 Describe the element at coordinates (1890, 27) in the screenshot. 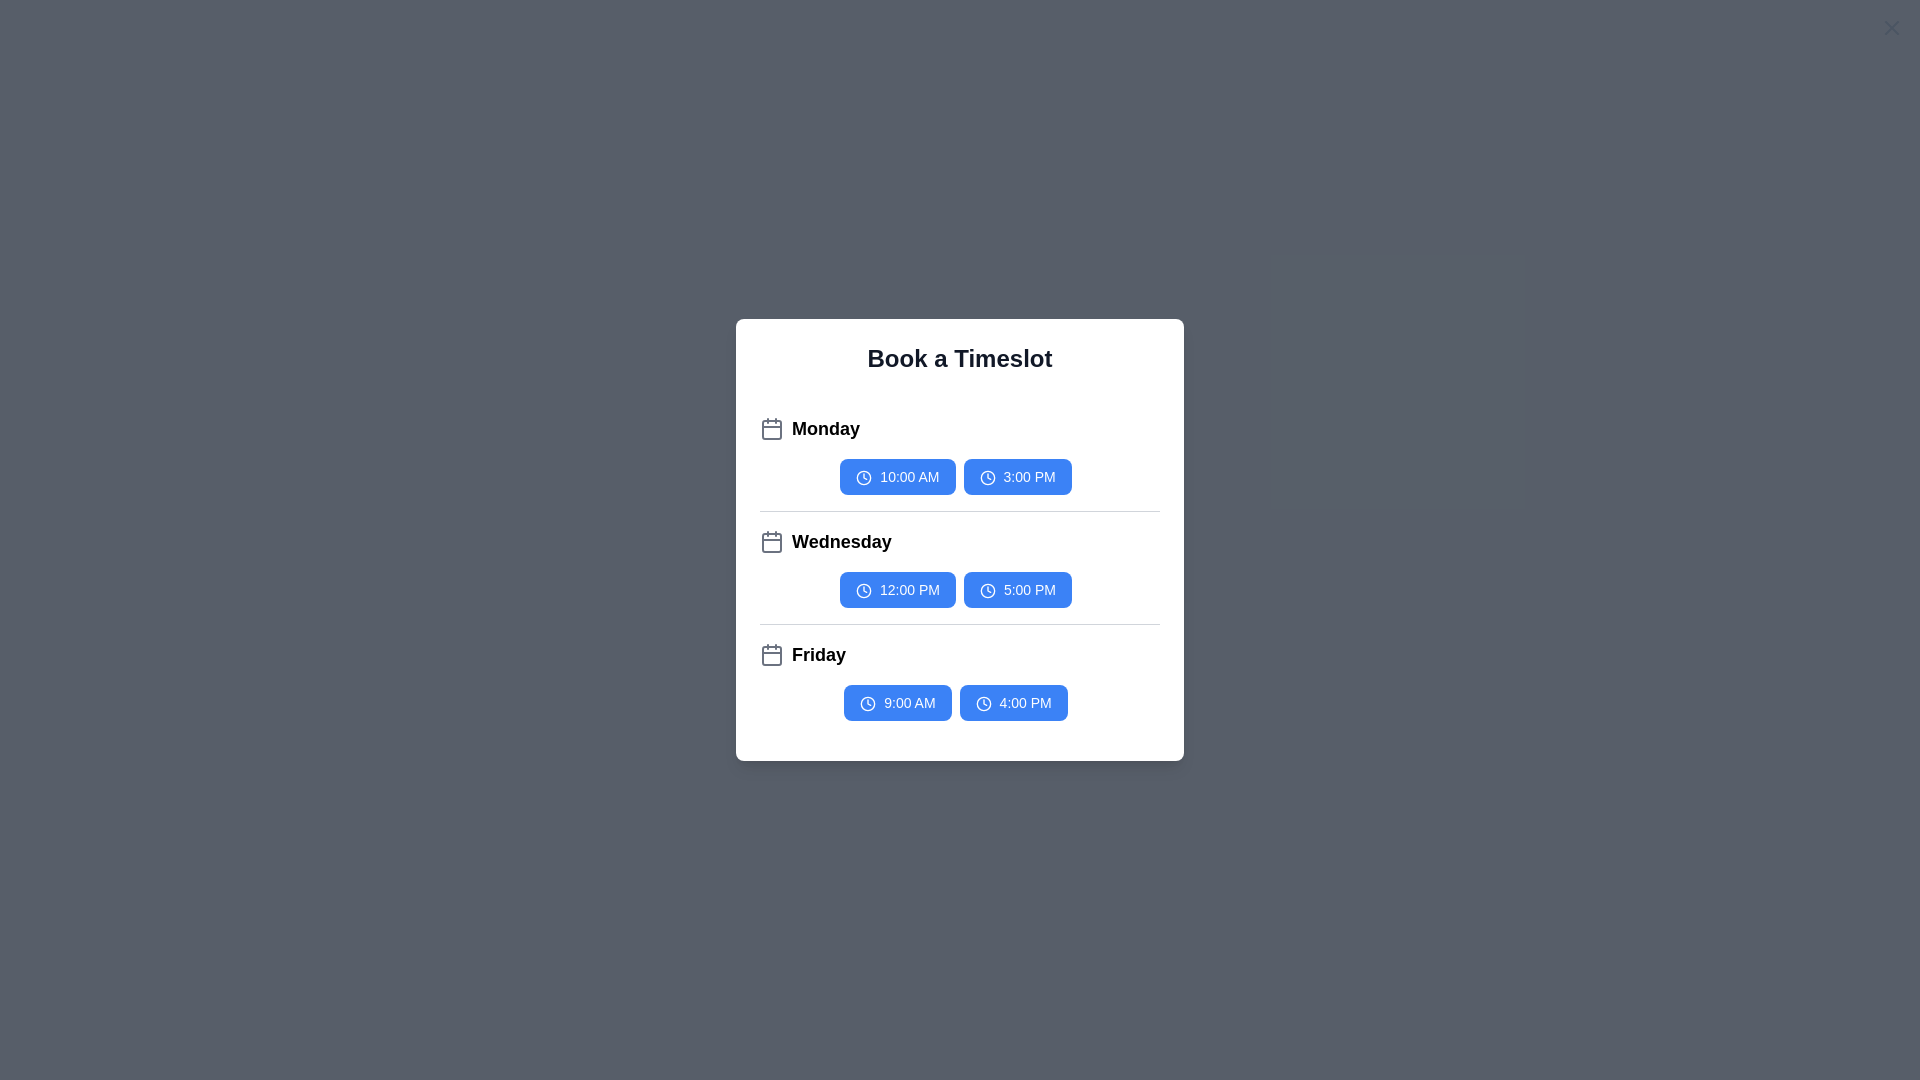

I see `the close button to close the dialog` at that location.